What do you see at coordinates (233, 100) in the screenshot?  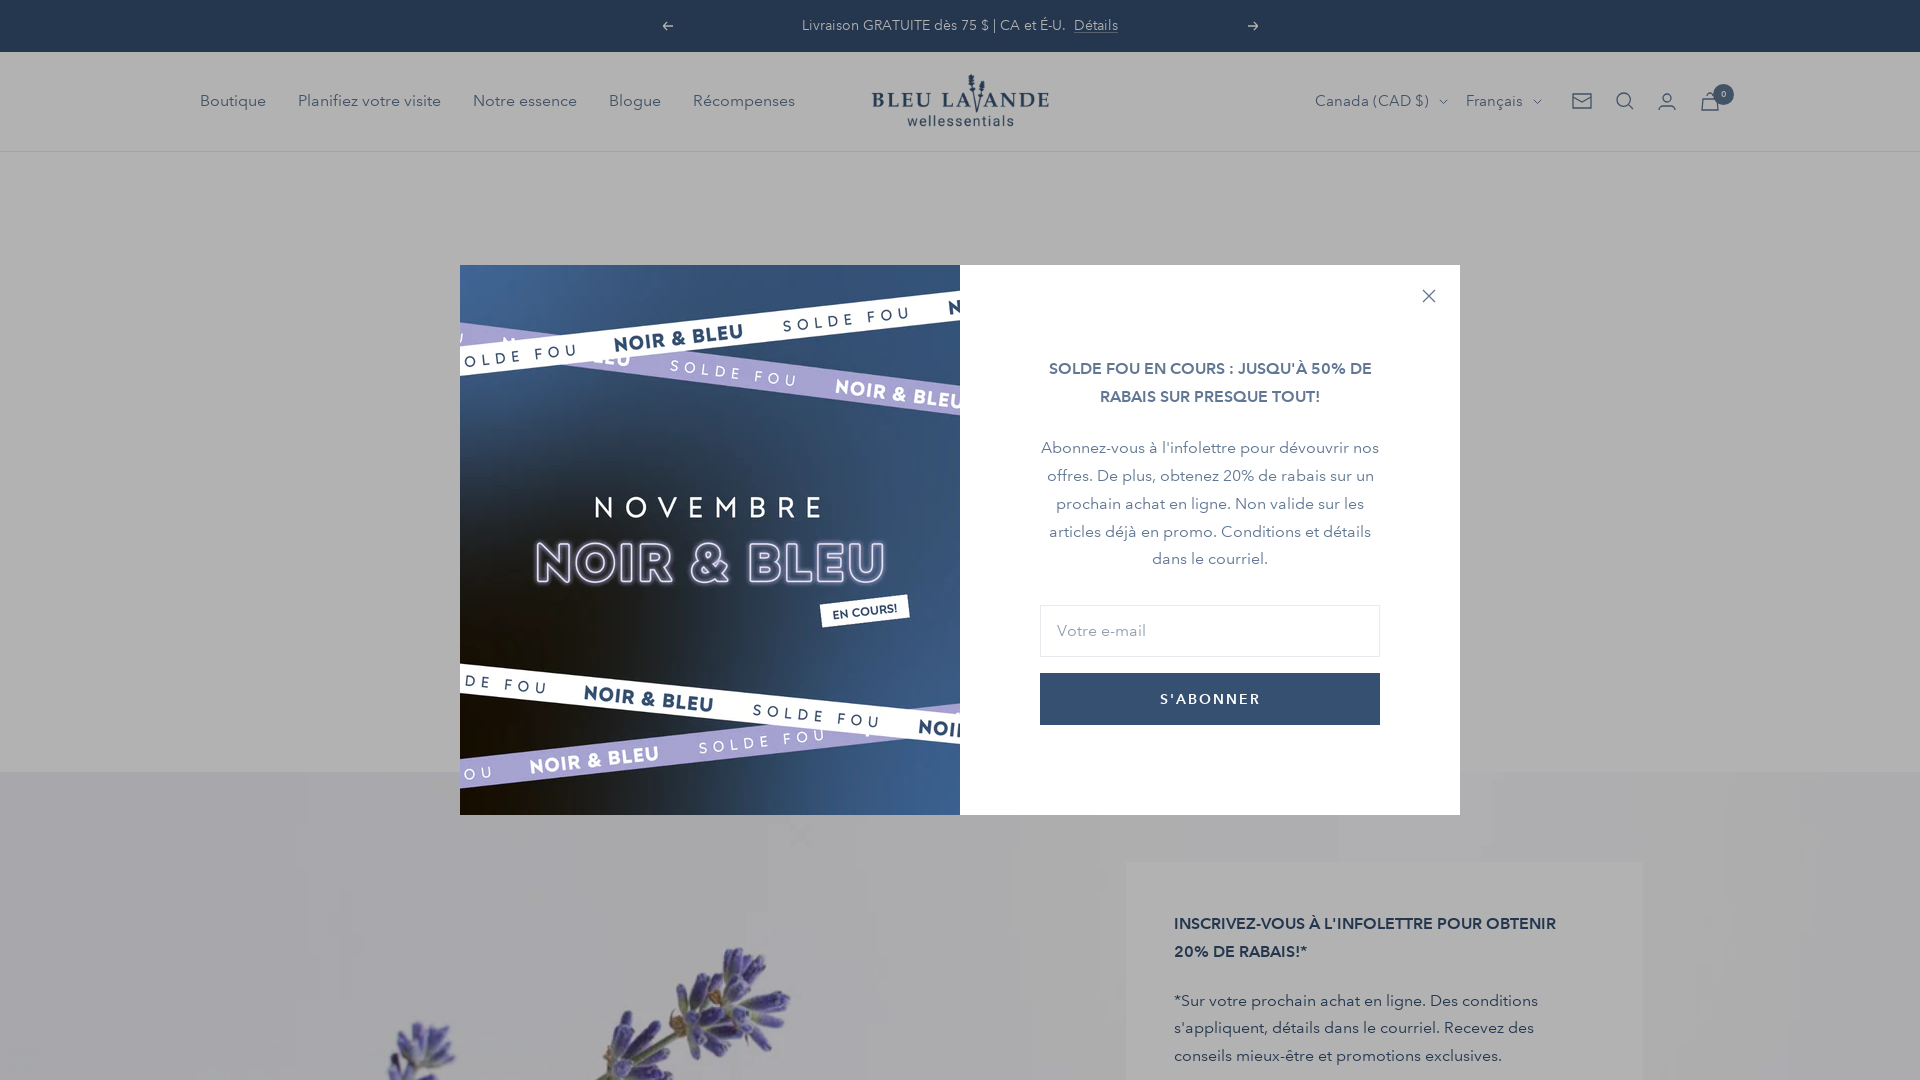 I see `'Boutique'` at bounding box center [233, 100].